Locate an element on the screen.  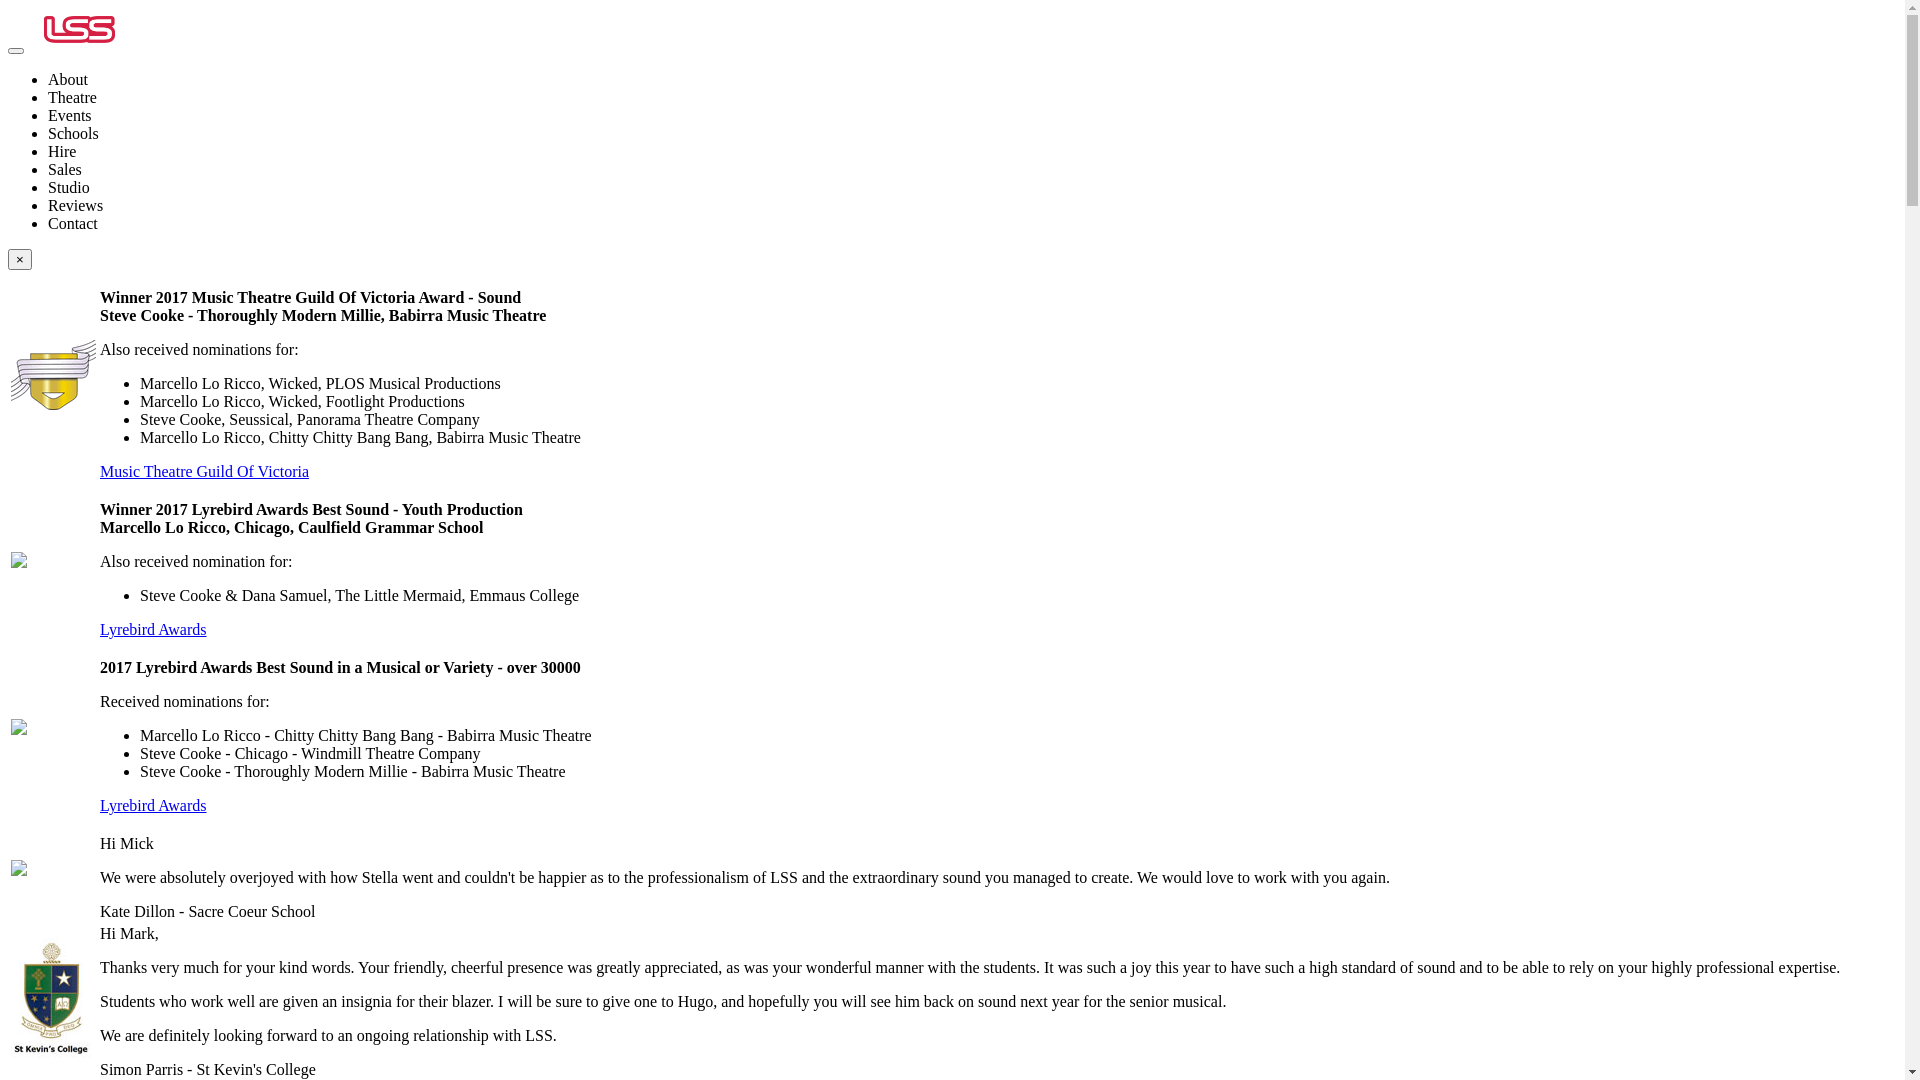
'Events' is located at coordinates (70, 115).